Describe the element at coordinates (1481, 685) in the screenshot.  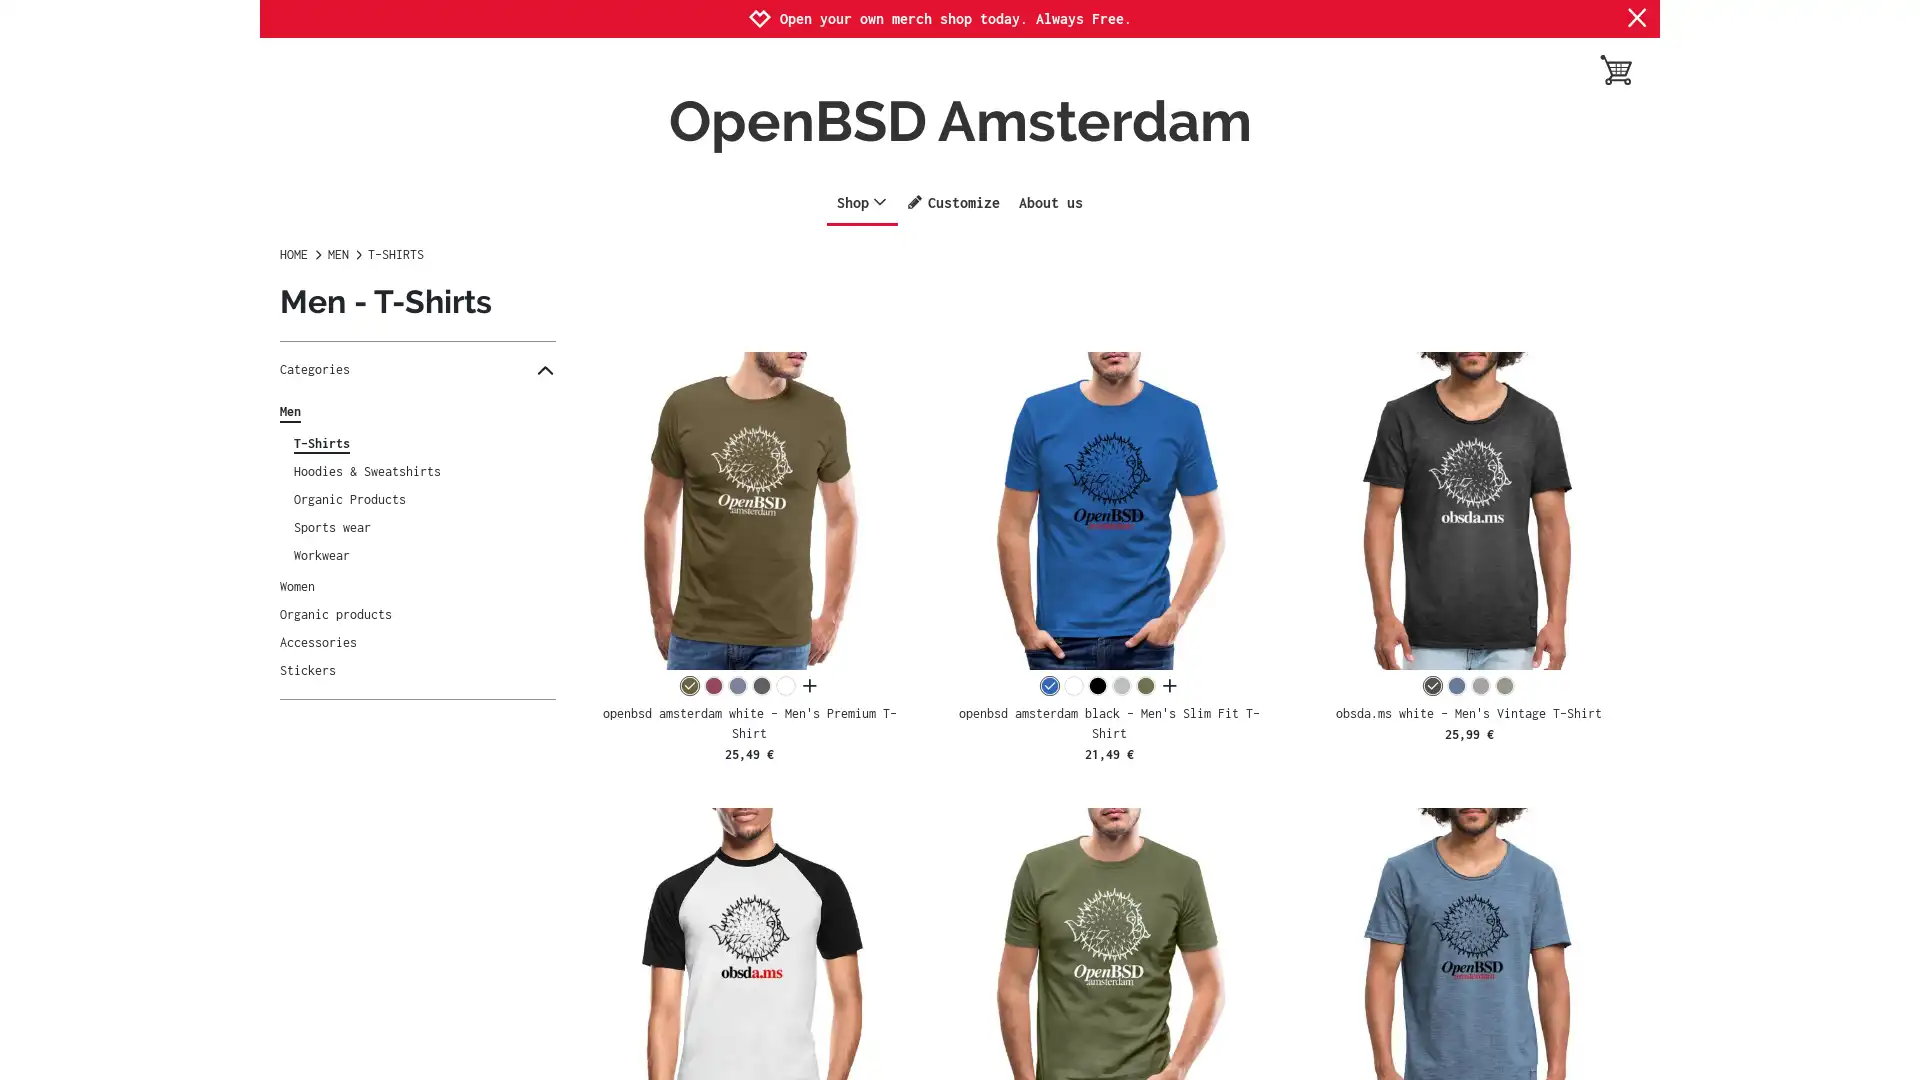
I see `vintage grey` at that location.